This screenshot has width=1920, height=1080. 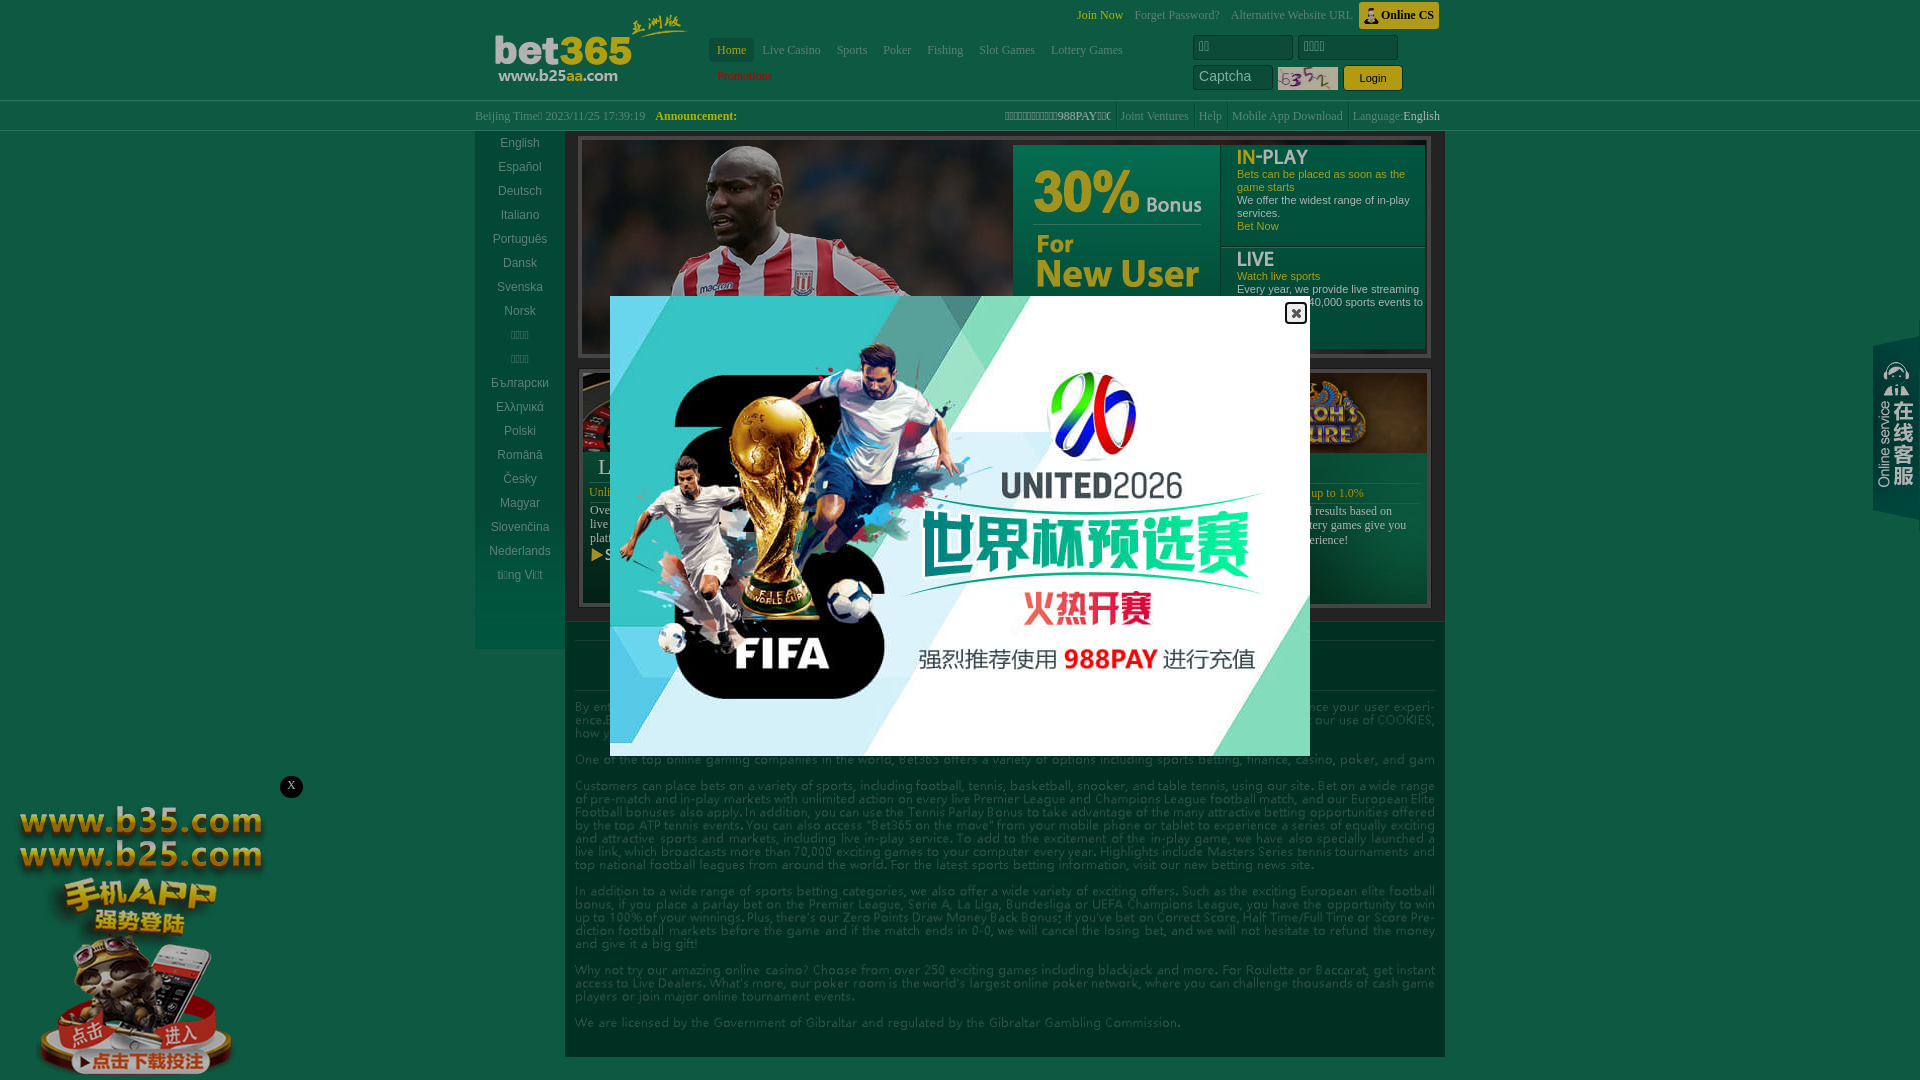 I want to click on 'Sports', so click(x=852, y=49).